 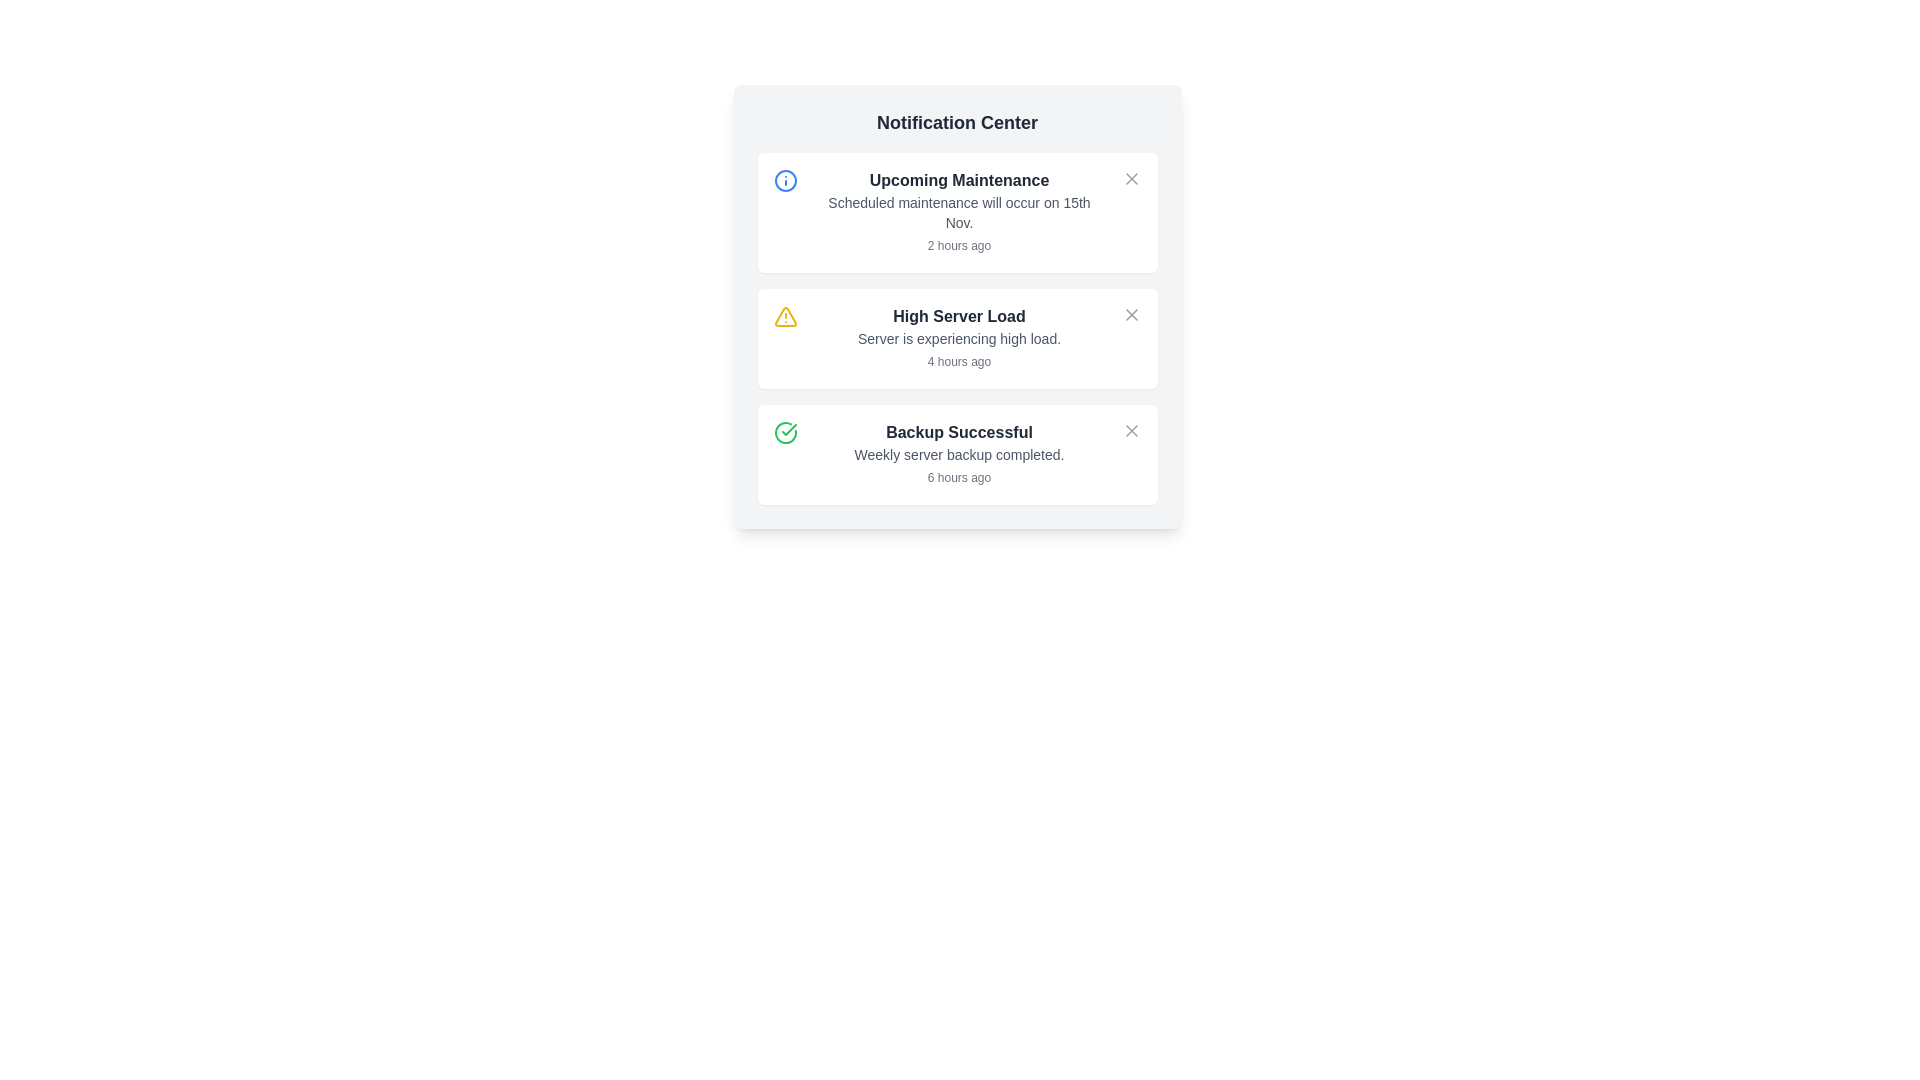 What do you see at coordinates (787, 428) in the screenshot?
I see `success status icon located to the left of the 'Backup Successful' notification text in the bottom notification entry of the notification center panel` at bounding box center [787, 428].